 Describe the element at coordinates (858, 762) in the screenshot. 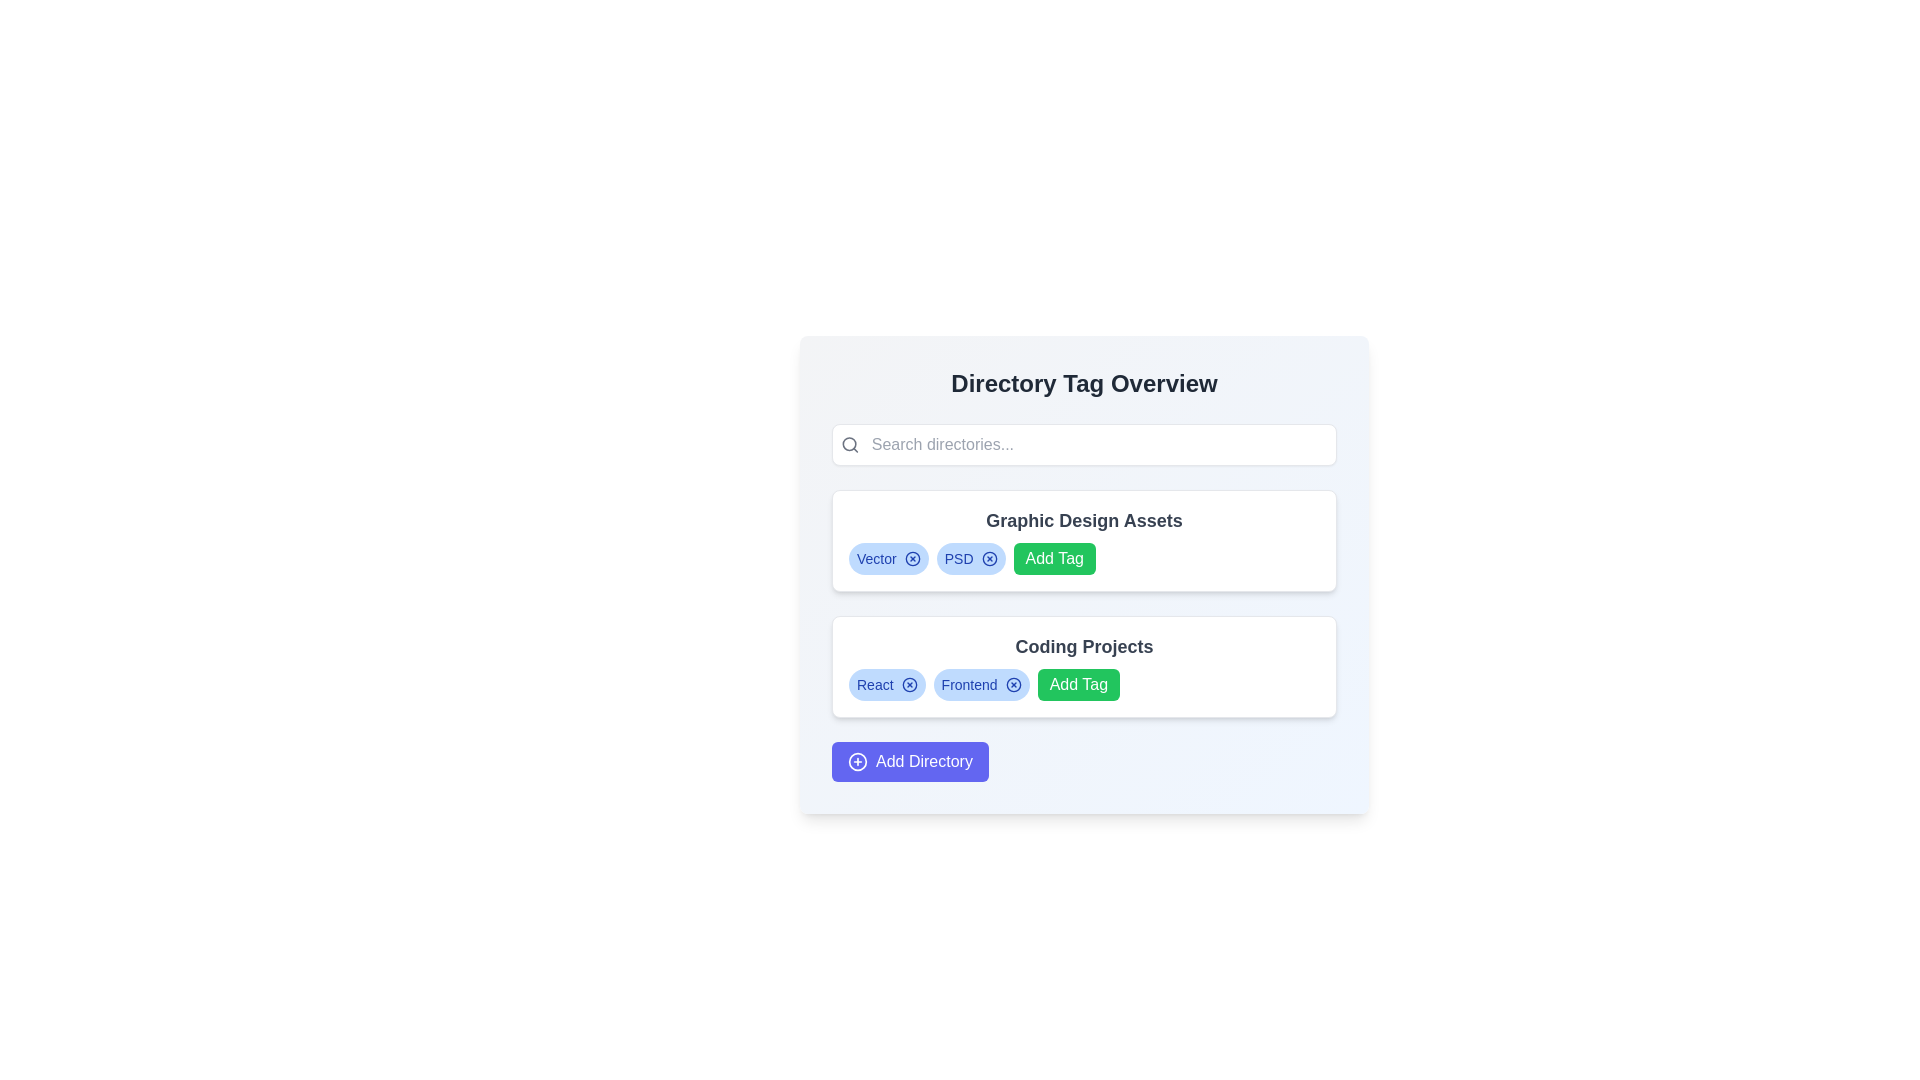

I see `the SVG ellipse (circle) icon to the left of the 'Add Directory' button to invoke a special interaction` at that location.